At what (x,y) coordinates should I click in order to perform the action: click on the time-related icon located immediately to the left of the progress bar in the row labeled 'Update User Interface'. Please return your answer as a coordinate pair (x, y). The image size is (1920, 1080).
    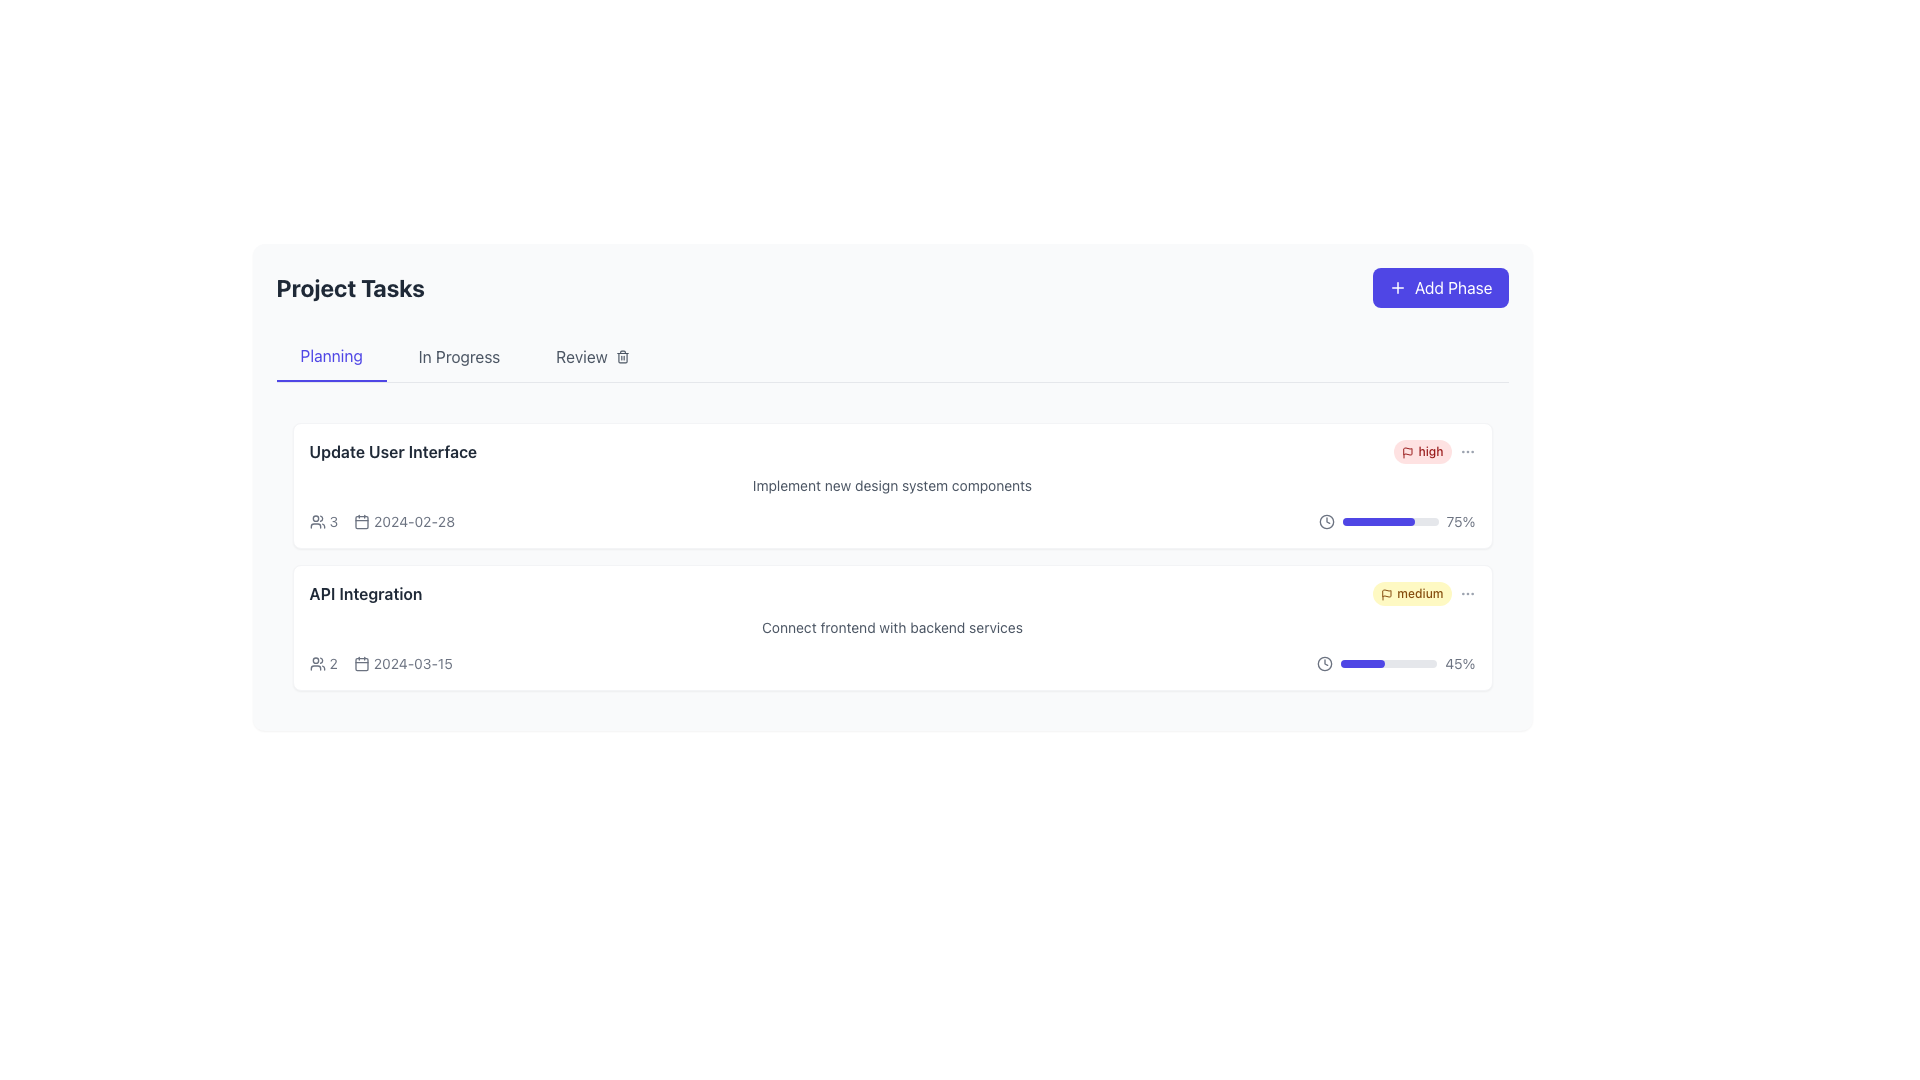
    Looking at the image, I should click on (1326, 520).